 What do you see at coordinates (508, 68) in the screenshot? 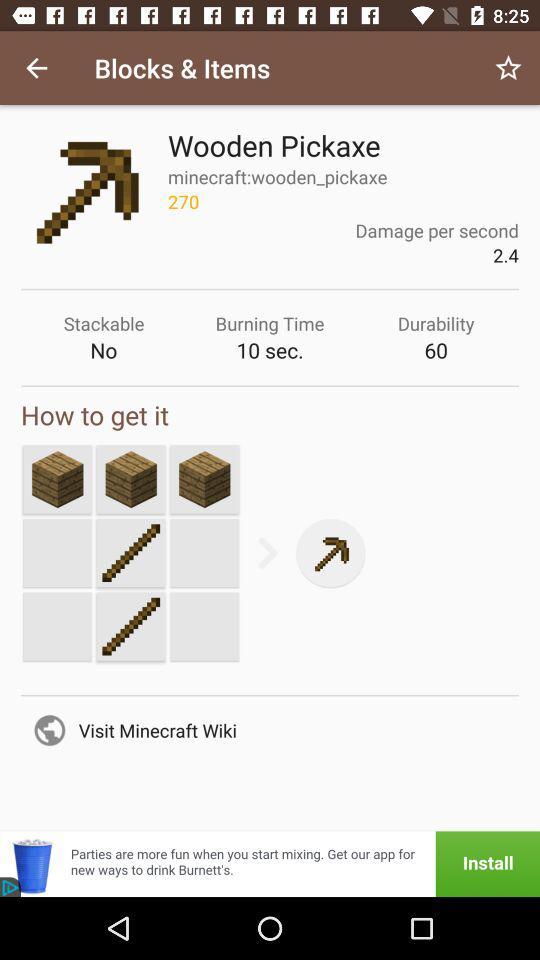
I see `the item to the right of blocks & items icon` at bounding box center [508, 68].